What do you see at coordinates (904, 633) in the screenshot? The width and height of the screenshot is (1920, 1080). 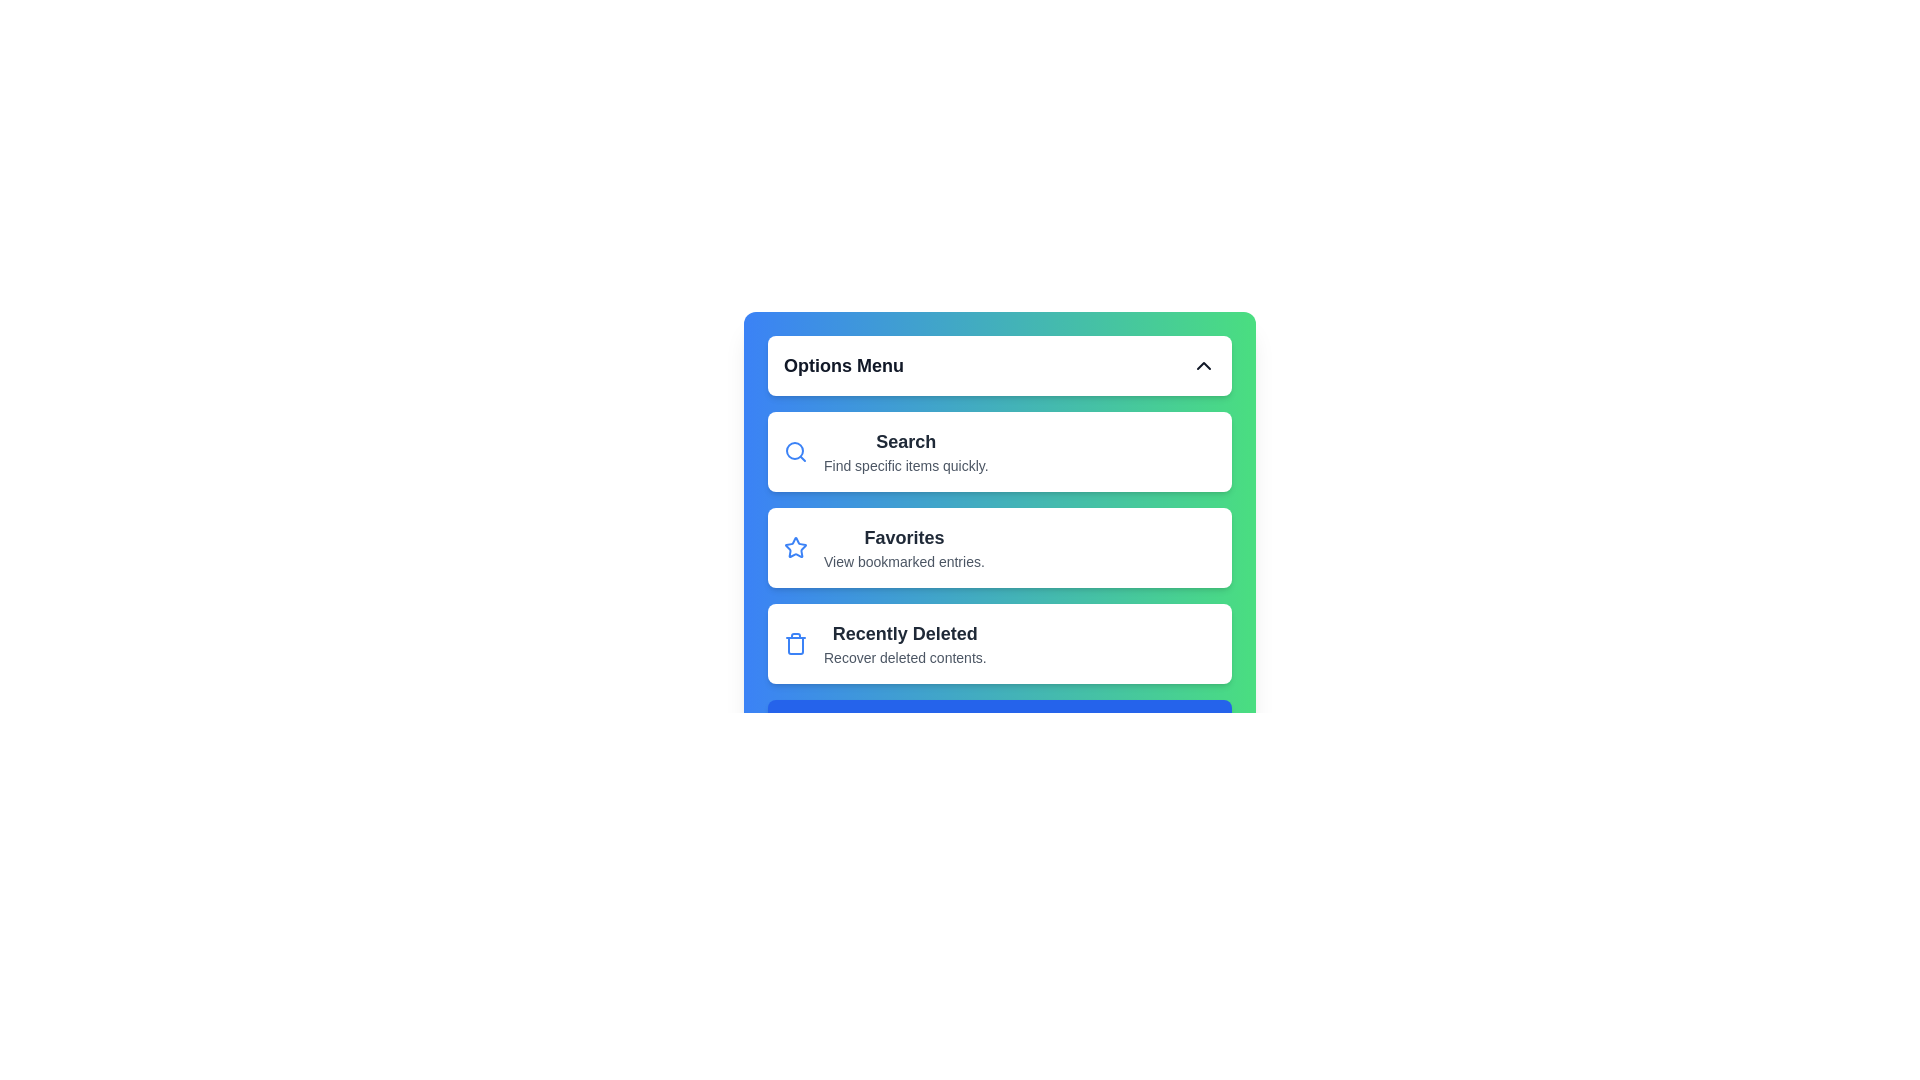 I see `the 'Recently Deleted' text label, which is the title of the third option in the vertical menu, displaying the phrase in bold dark gray above the subtitle 'Recover deleted contents.'` at bounding box center [904, 633].